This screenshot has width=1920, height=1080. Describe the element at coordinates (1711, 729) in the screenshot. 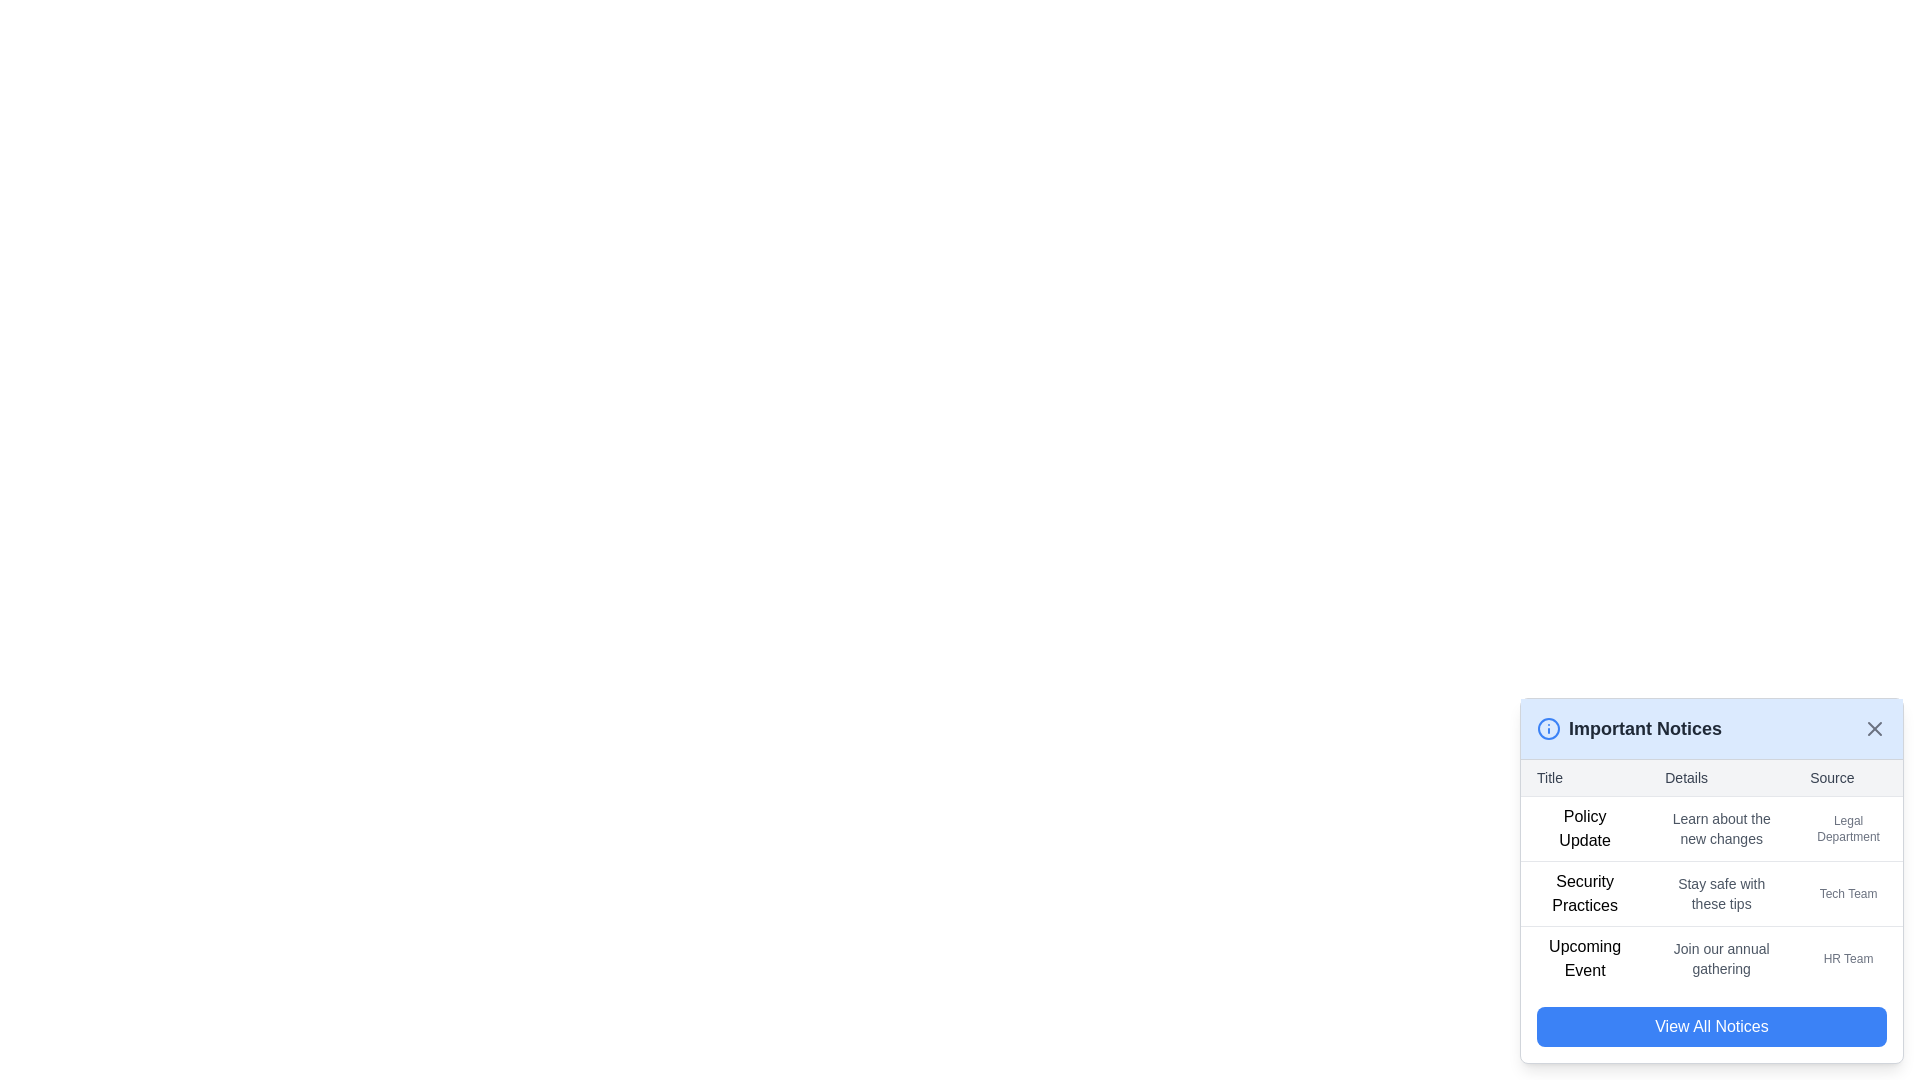

I see `the Header component of the notification panel located at the bottom-right corner of the interface` at that location.